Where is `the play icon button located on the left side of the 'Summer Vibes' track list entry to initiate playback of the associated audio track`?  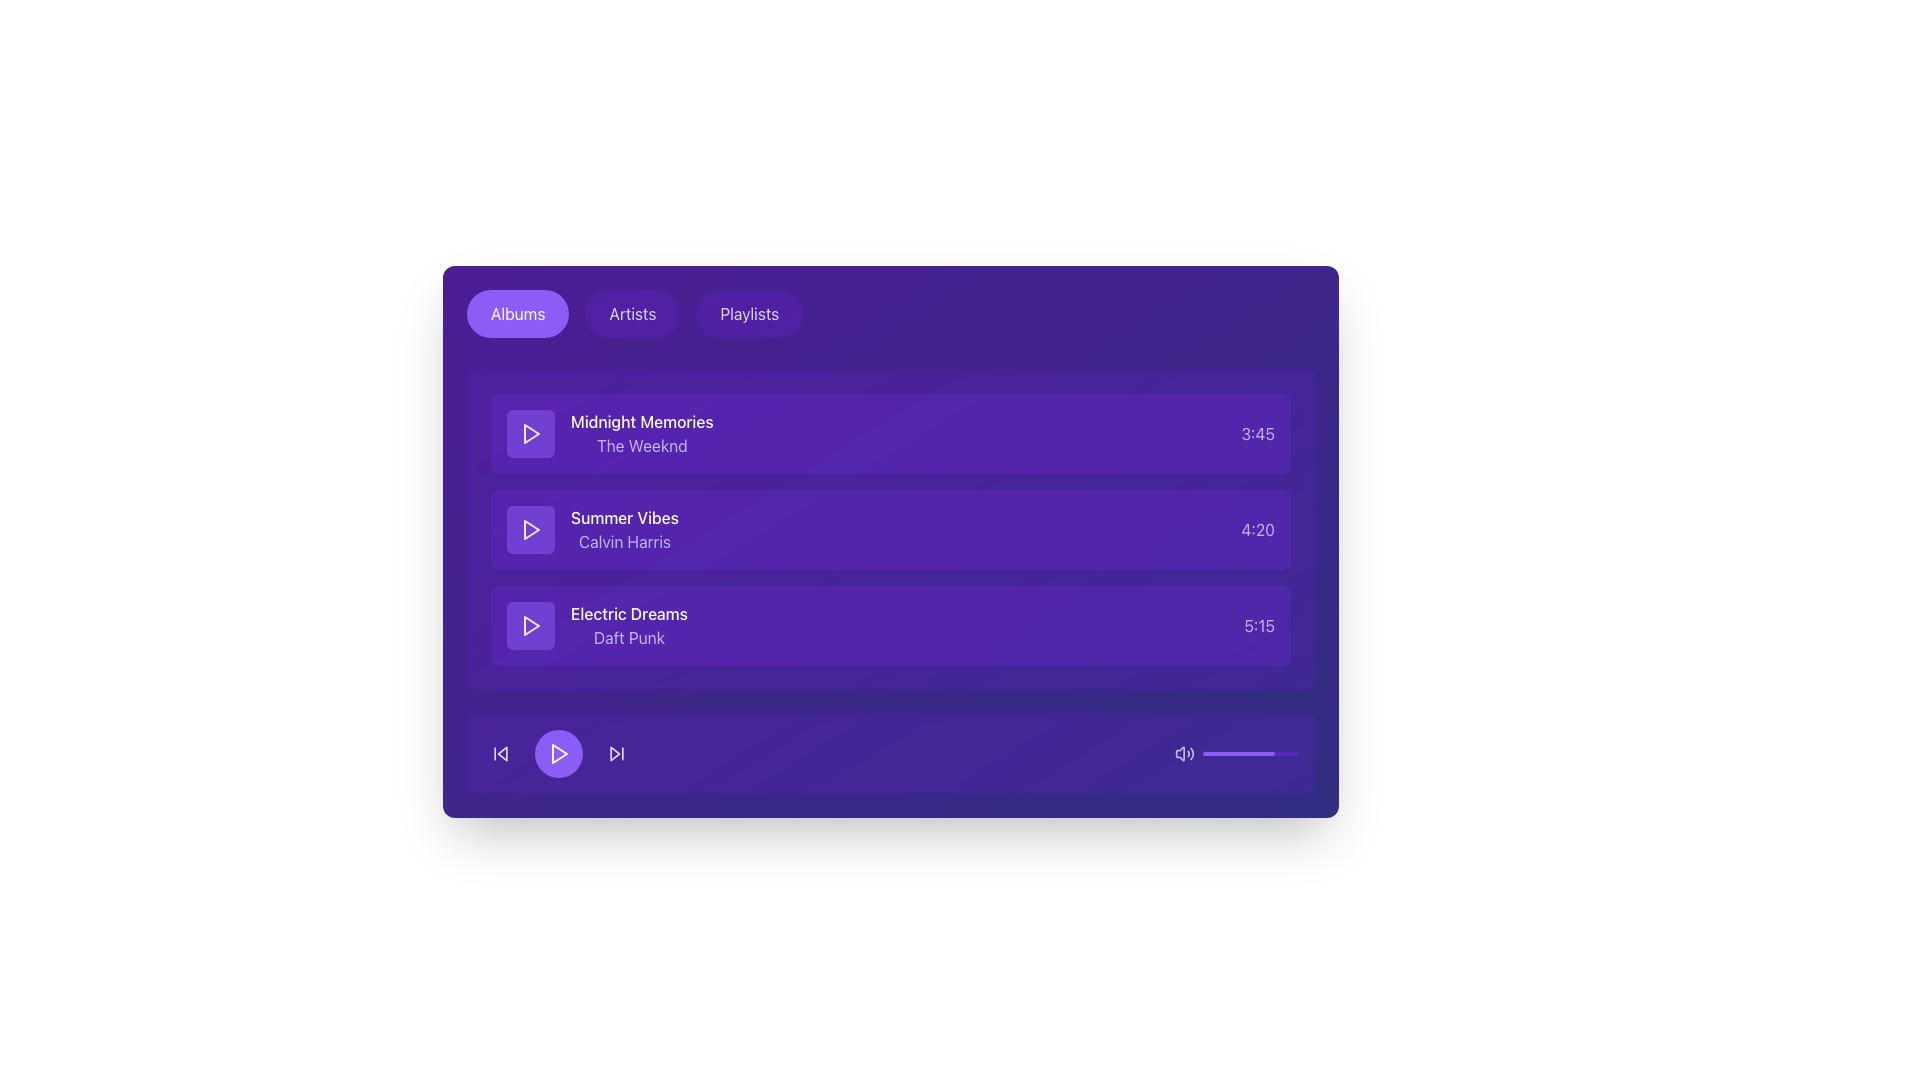
the play icon button located on the left side of the 'Summer Vibes' track list entry to initiate playback of the associated audio track is located at coordinates (531, 528).